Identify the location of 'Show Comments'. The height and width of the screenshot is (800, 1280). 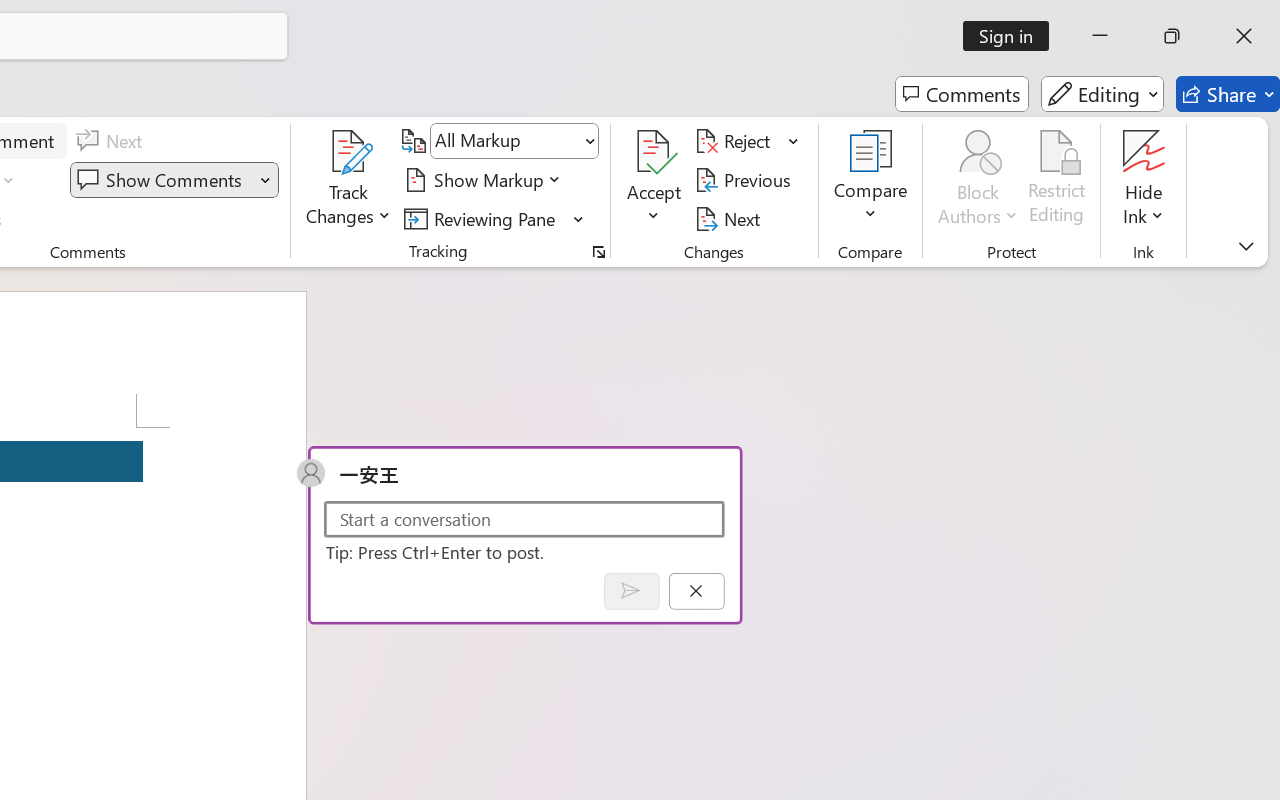
(174, 179).